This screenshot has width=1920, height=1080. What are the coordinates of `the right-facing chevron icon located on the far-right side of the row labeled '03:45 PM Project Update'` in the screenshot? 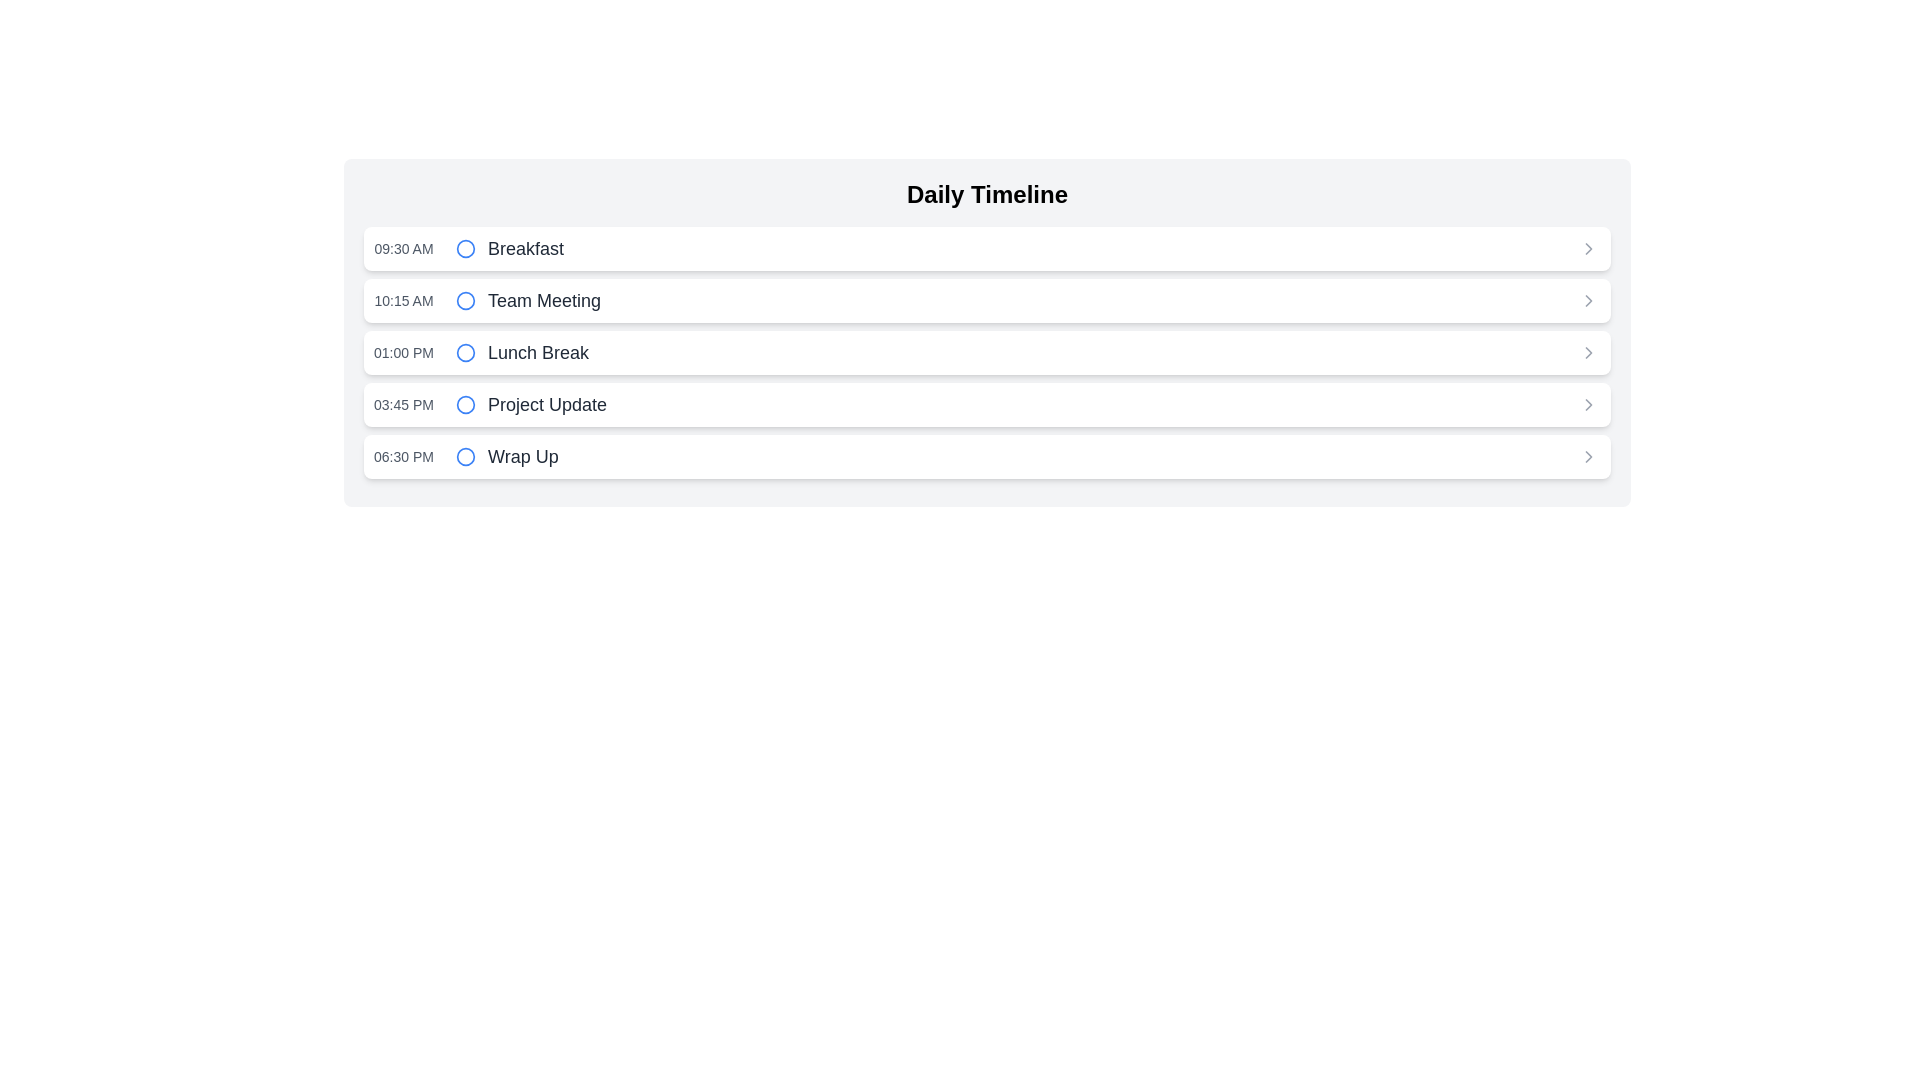 It's located at (1587, 405).